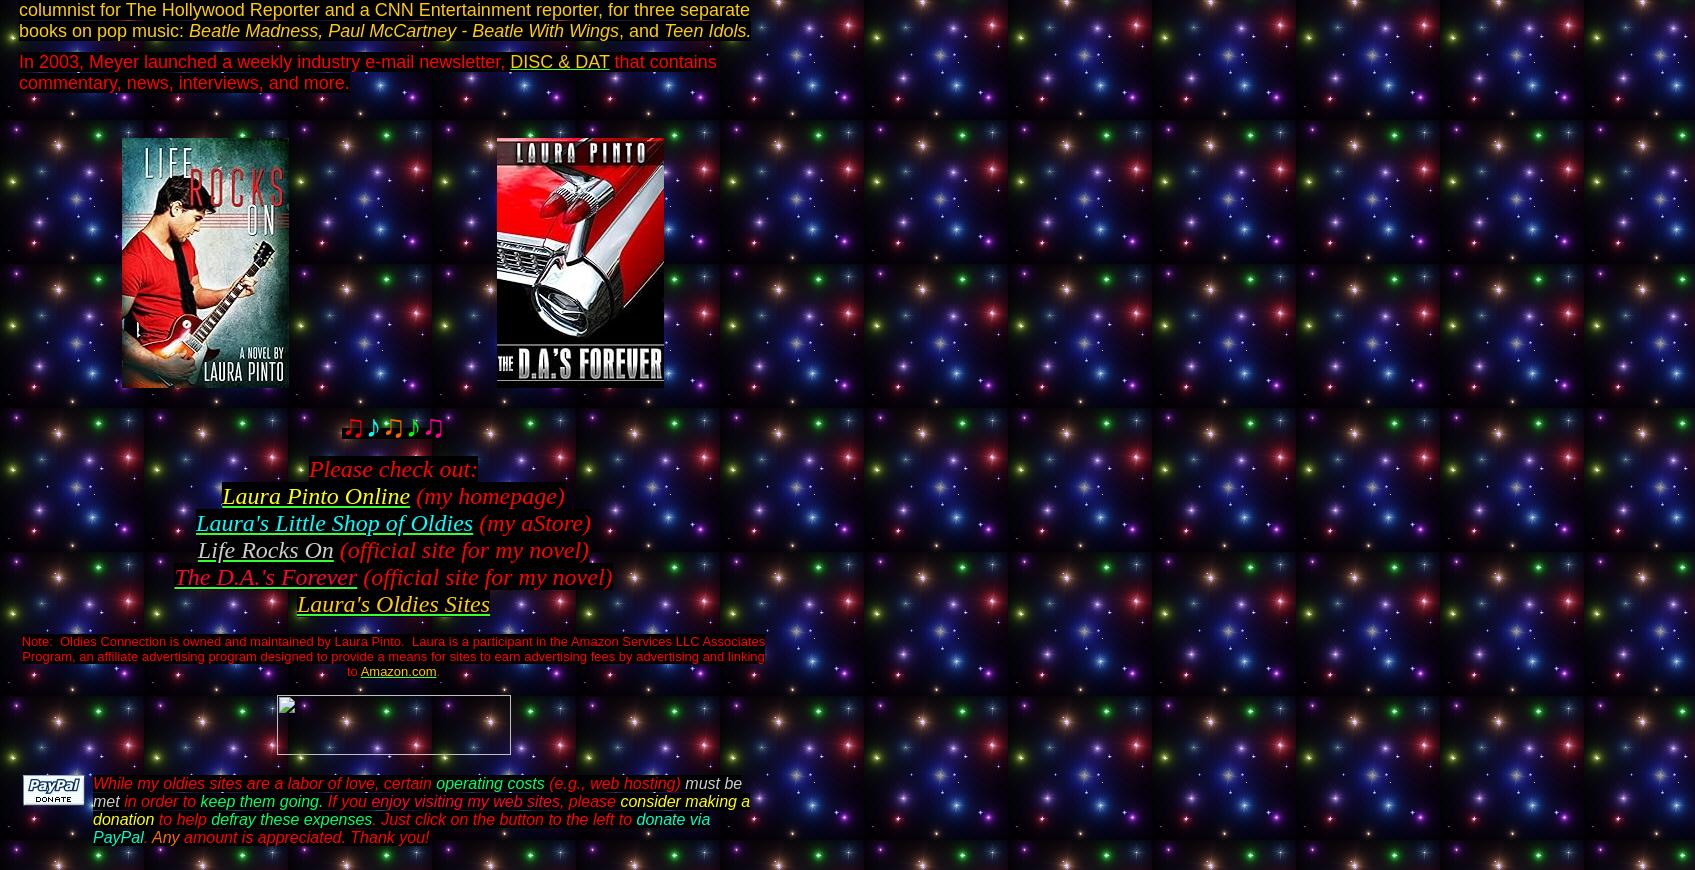  What do you see at coordinates (586, 801) in the screenshot?
I see `', please'` at bounding box center [586, 801].